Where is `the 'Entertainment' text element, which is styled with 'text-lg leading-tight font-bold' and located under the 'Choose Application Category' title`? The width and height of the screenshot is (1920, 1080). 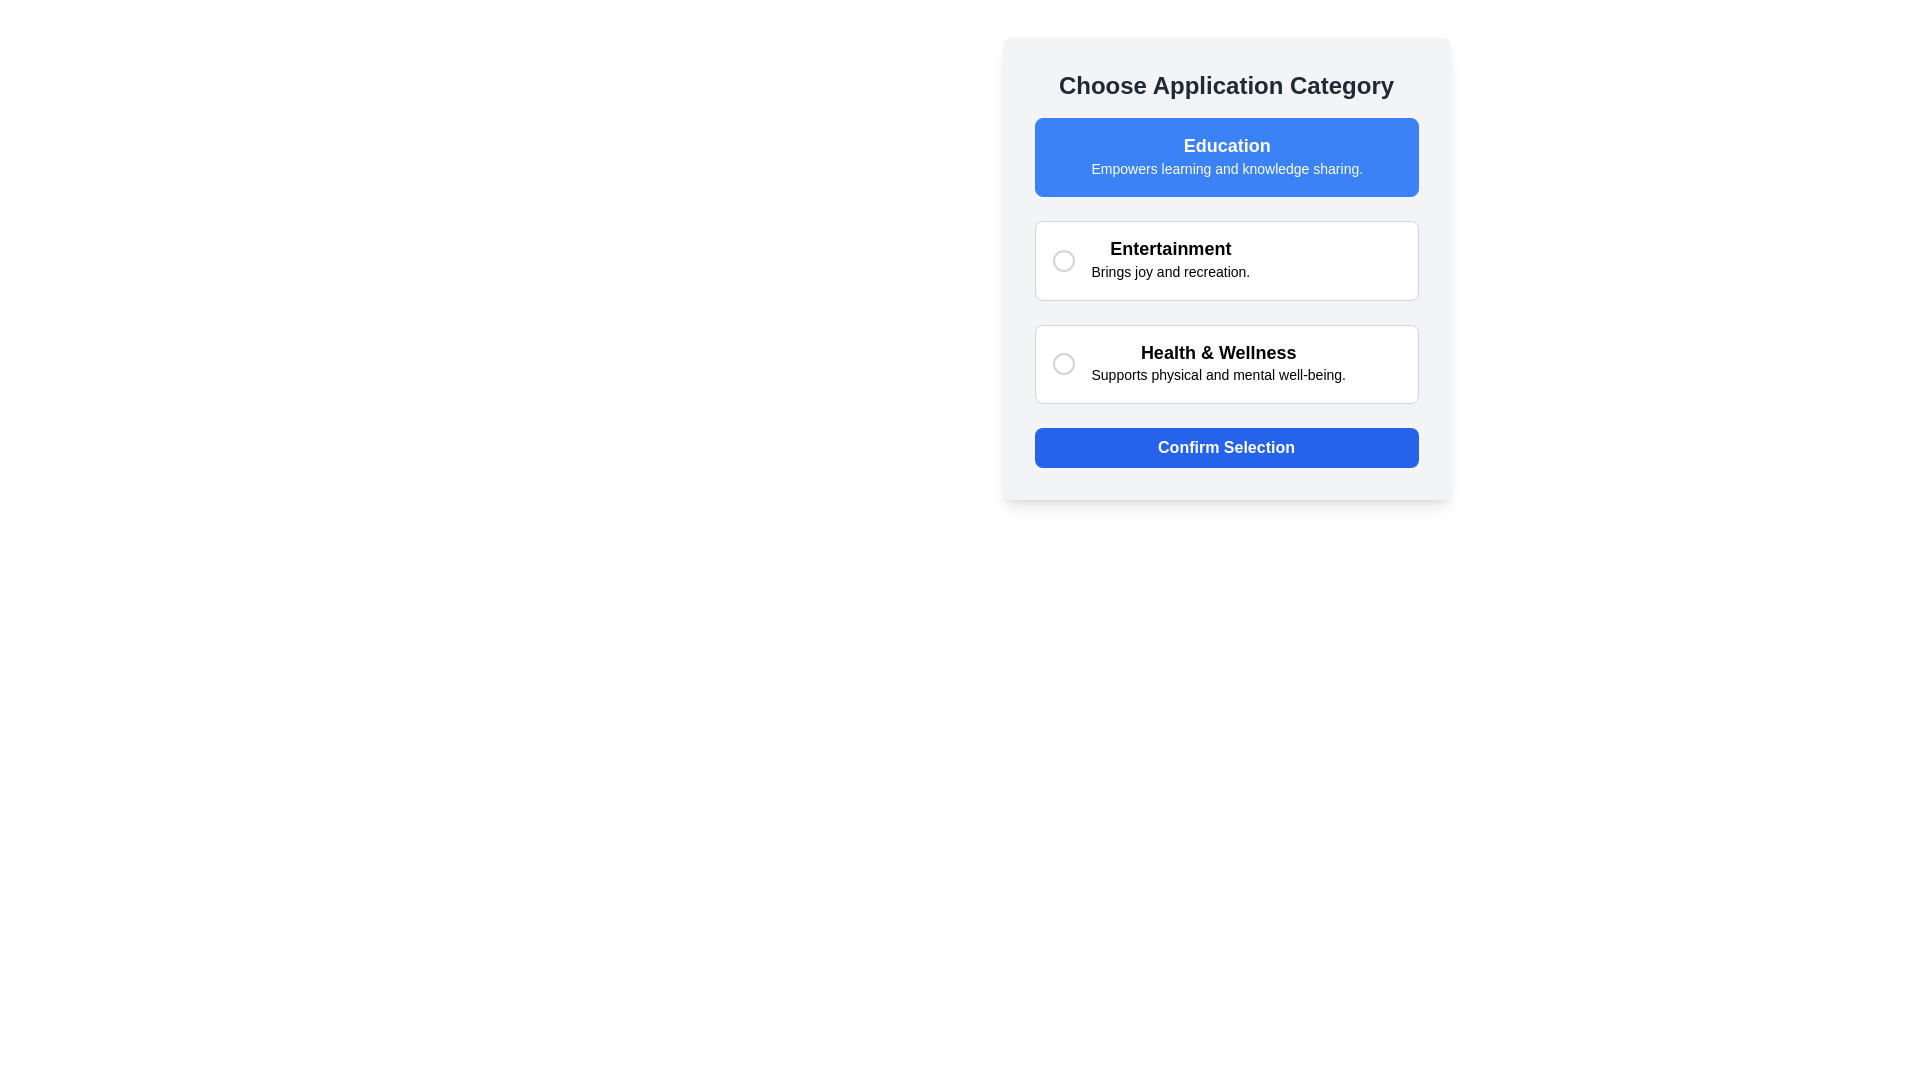
the 'Entertainment' text element, which is styled with 'text-lg leading-tight font-bold' and located under the 'Choose Application Category' title is located at coordinates (1170, 248).